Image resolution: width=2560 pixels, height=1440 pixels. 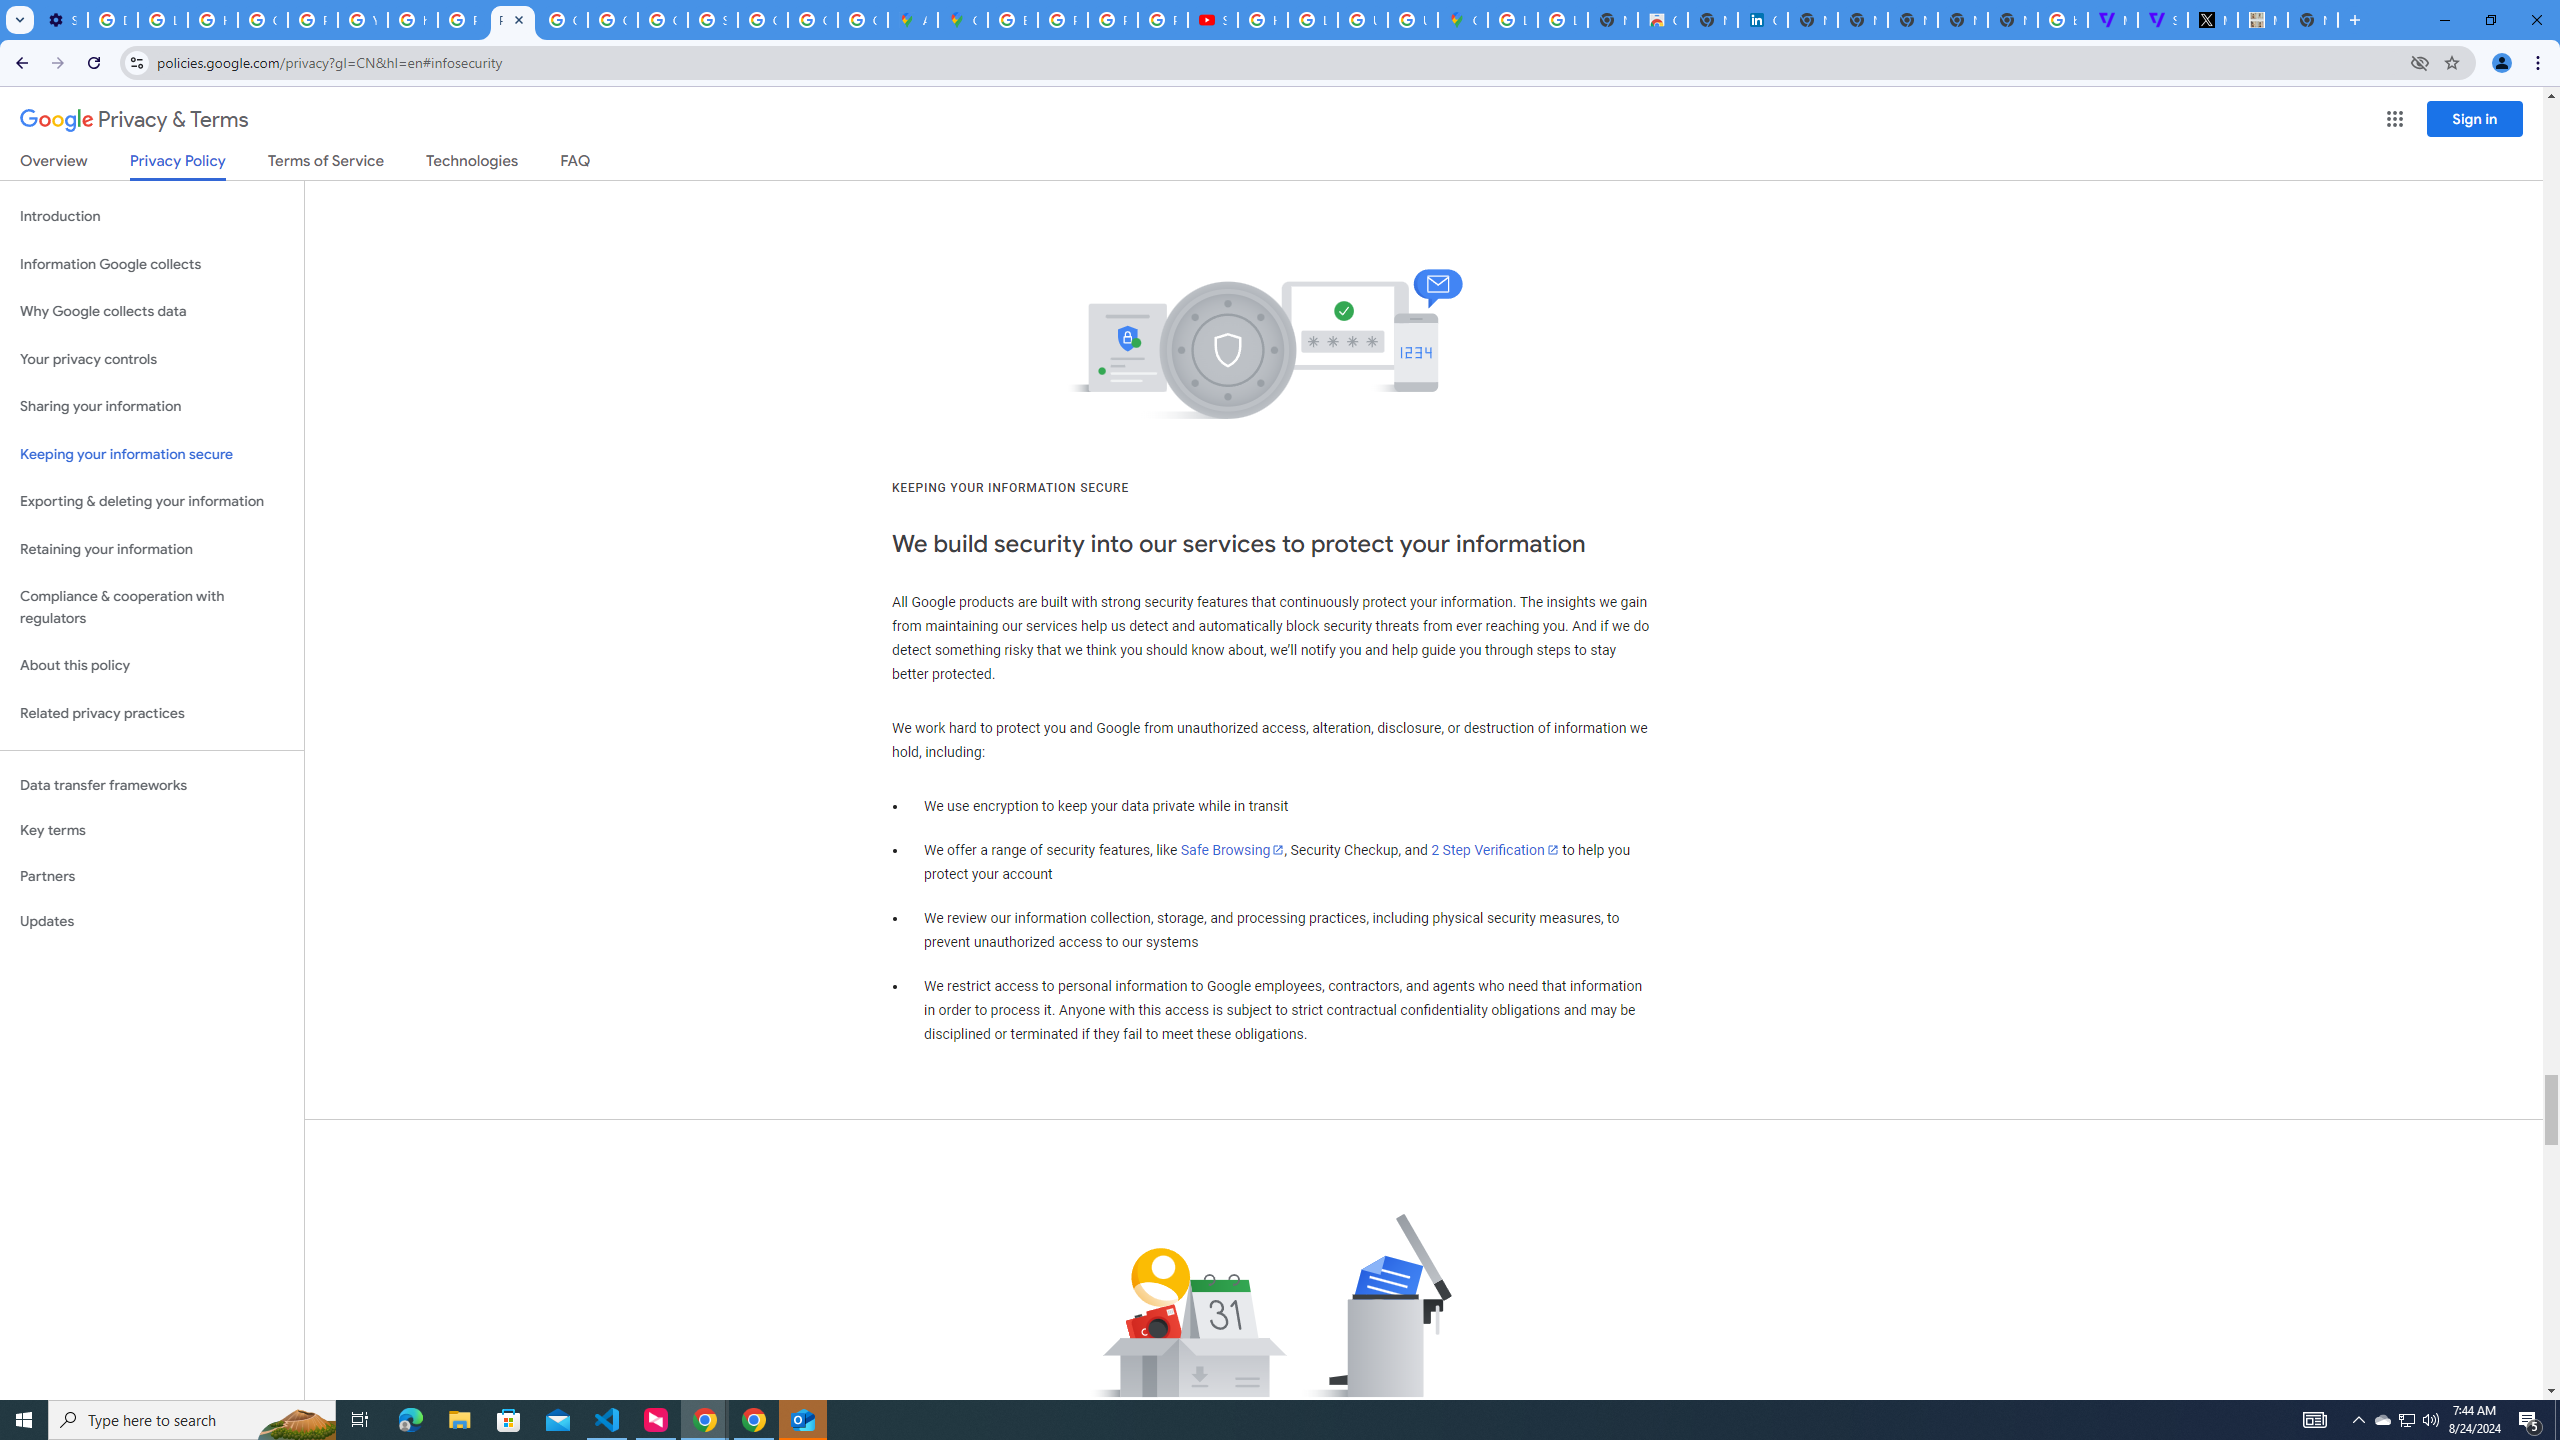 What do you see at coordinates (261, 19) in the screenshot?
I see `'Google Account Help'` at bounding box center [261, 19].